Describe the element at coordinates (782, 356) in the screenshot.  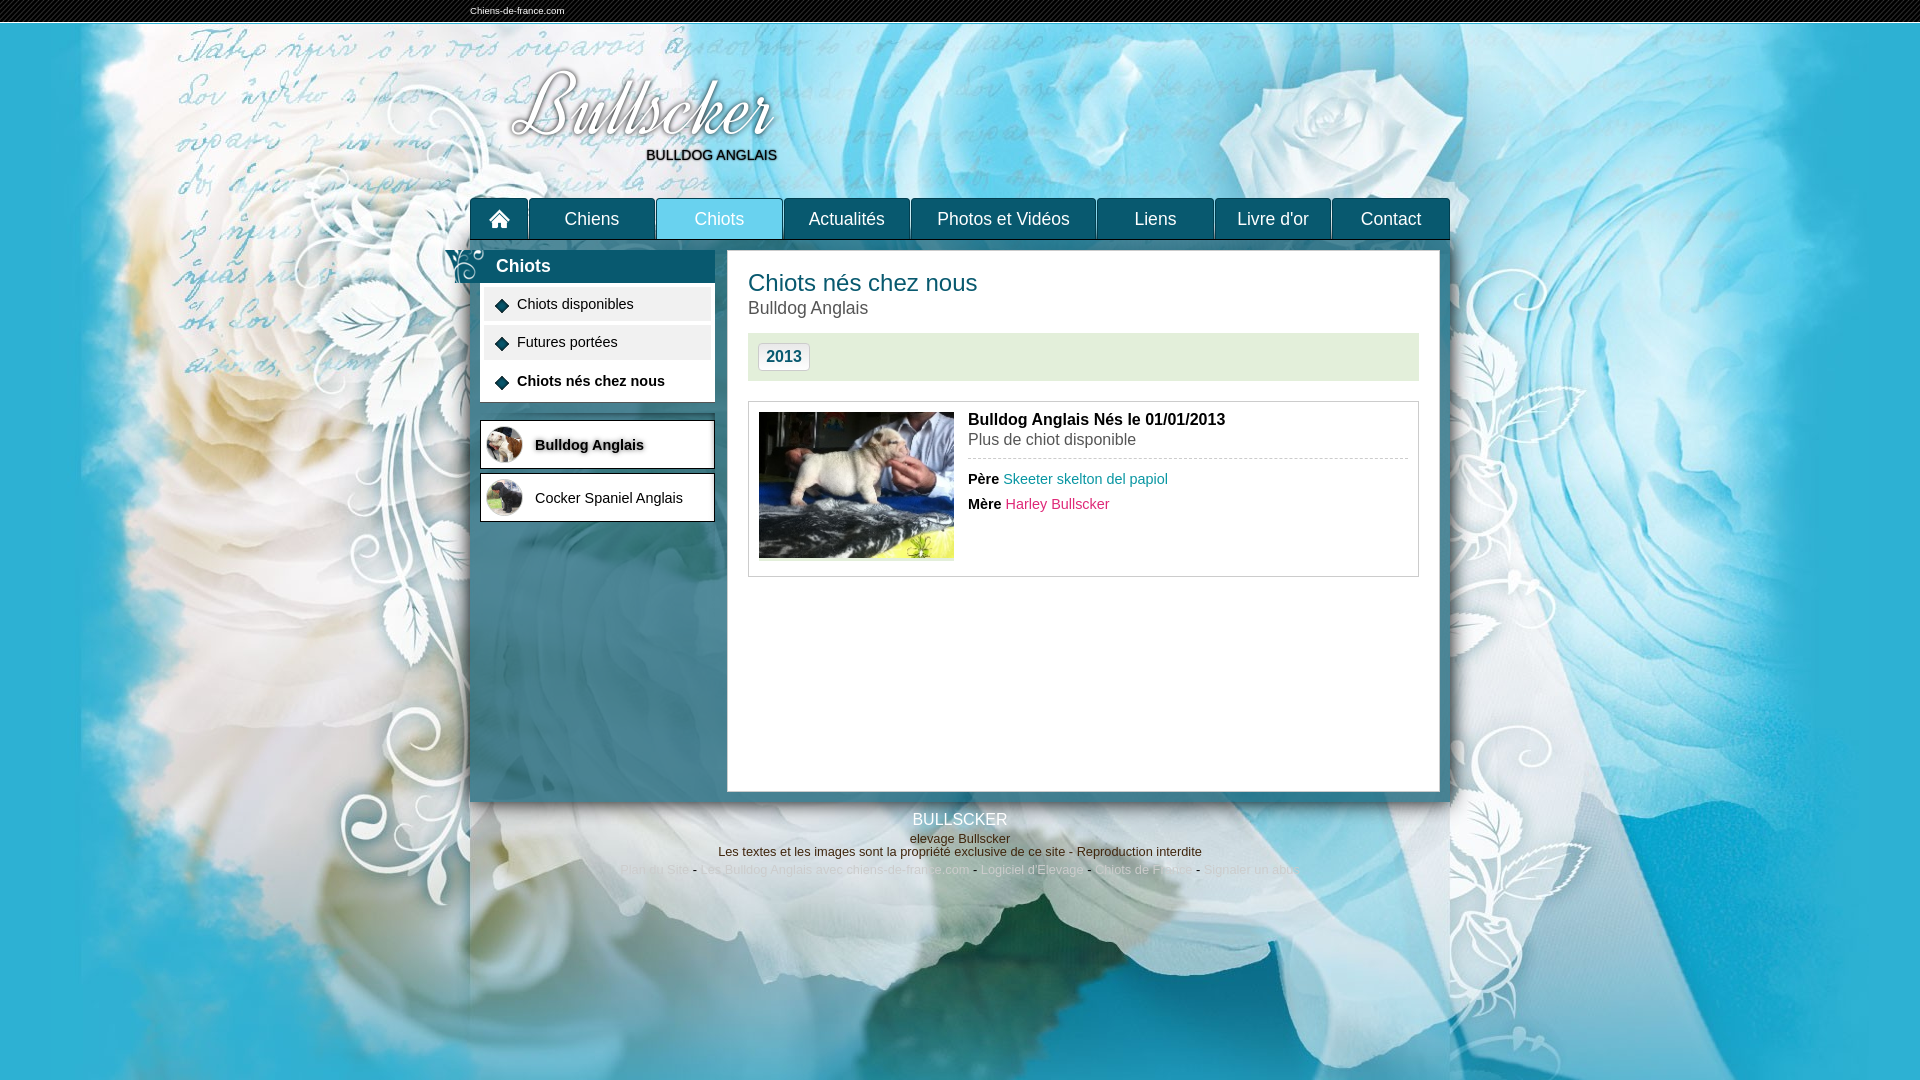
I see `'2013'` at that location.